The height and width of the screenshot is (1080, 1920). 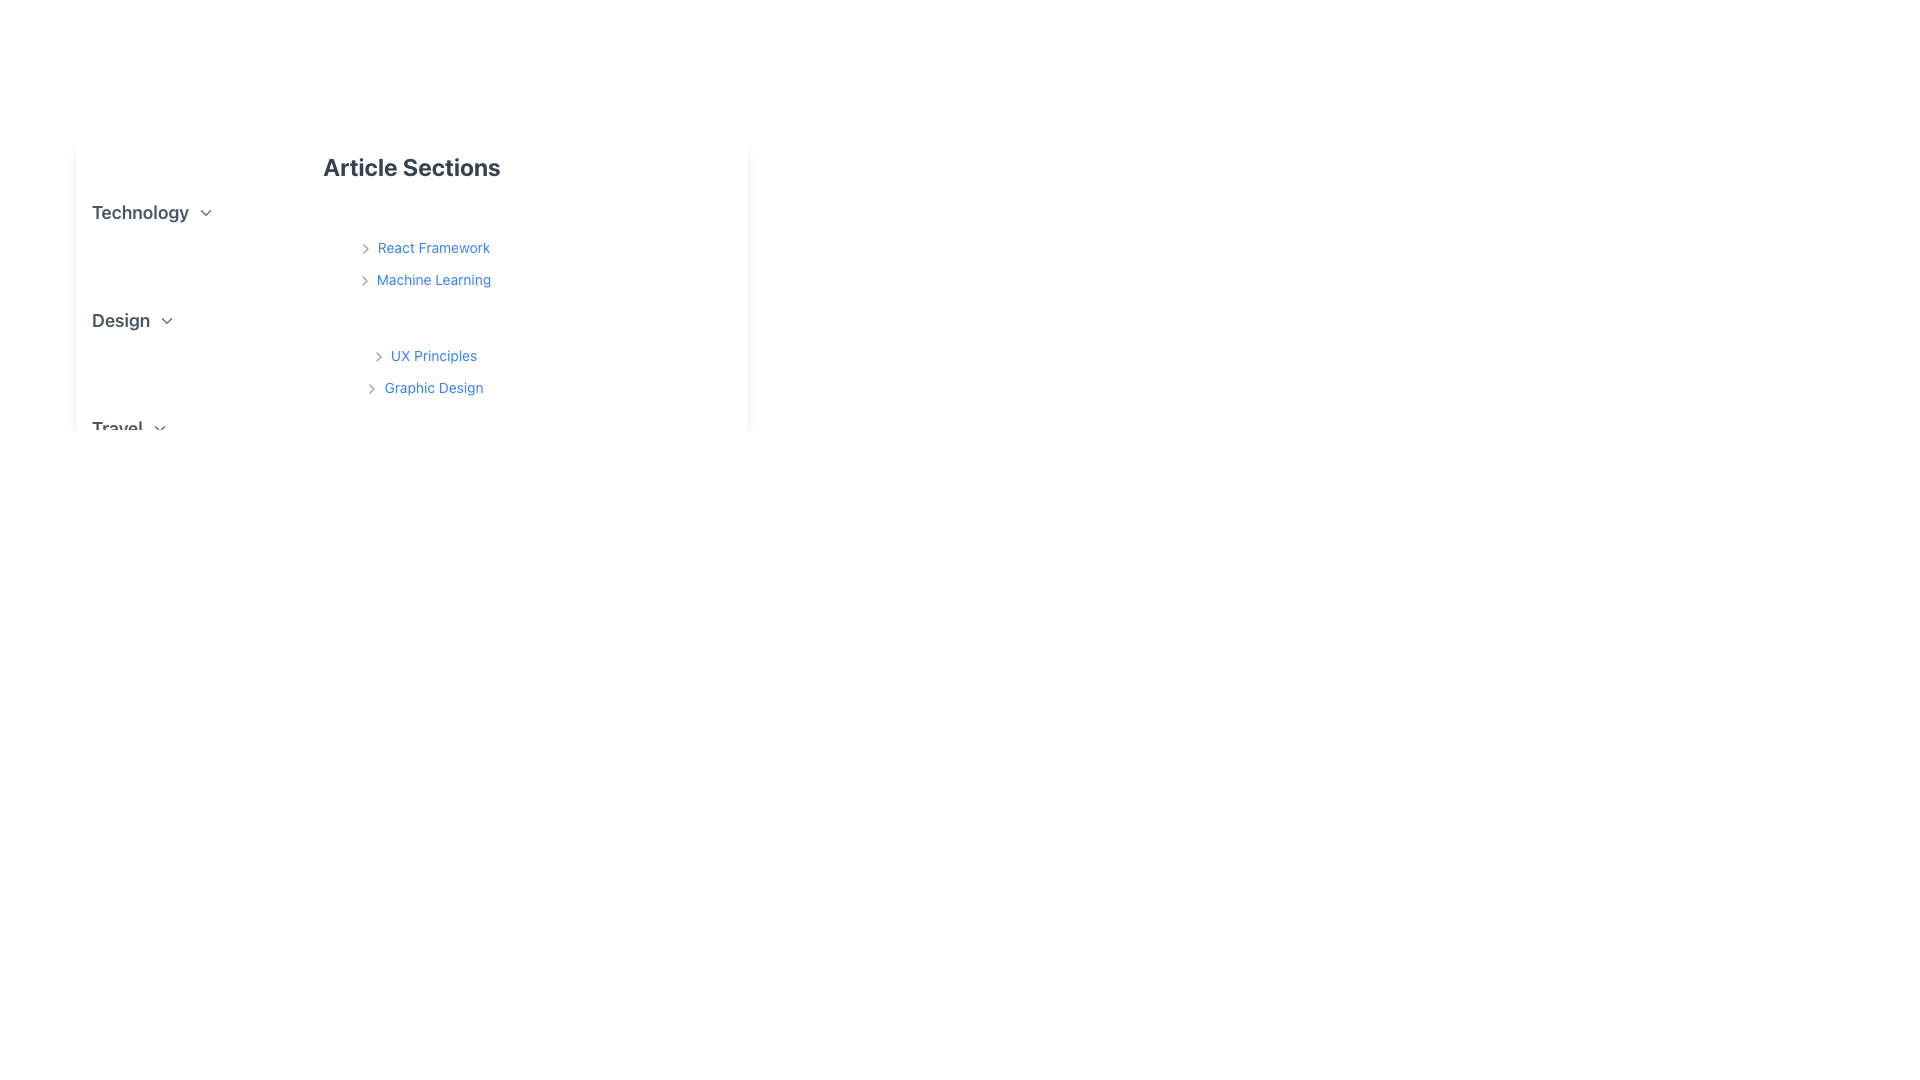 I want to click on the hyperlink text under the 'Technology' header in the 'Article Sections' panel, so click(x=422, y=245).